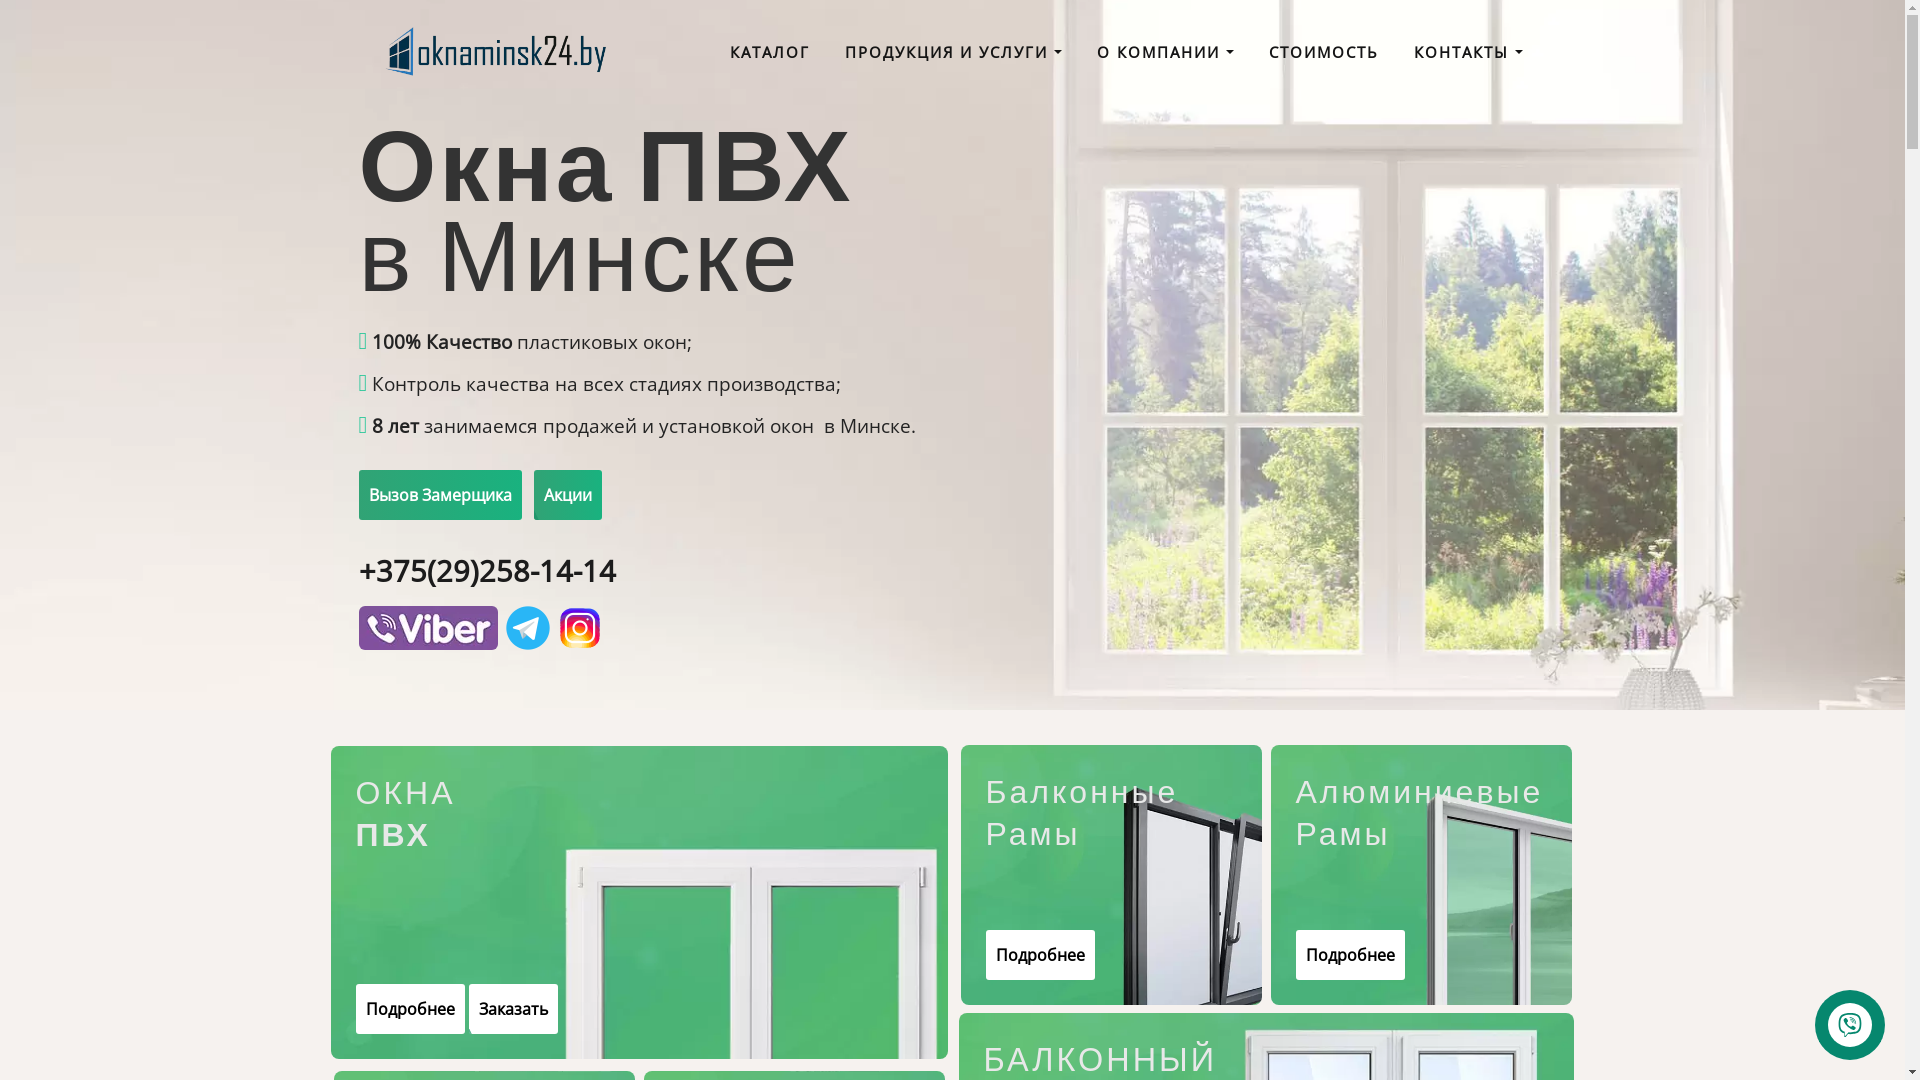 Image resolution: width=1920 pixels, height=1080 pixels. I want to click on '+375(29)258-14-14', so click(486, 570).